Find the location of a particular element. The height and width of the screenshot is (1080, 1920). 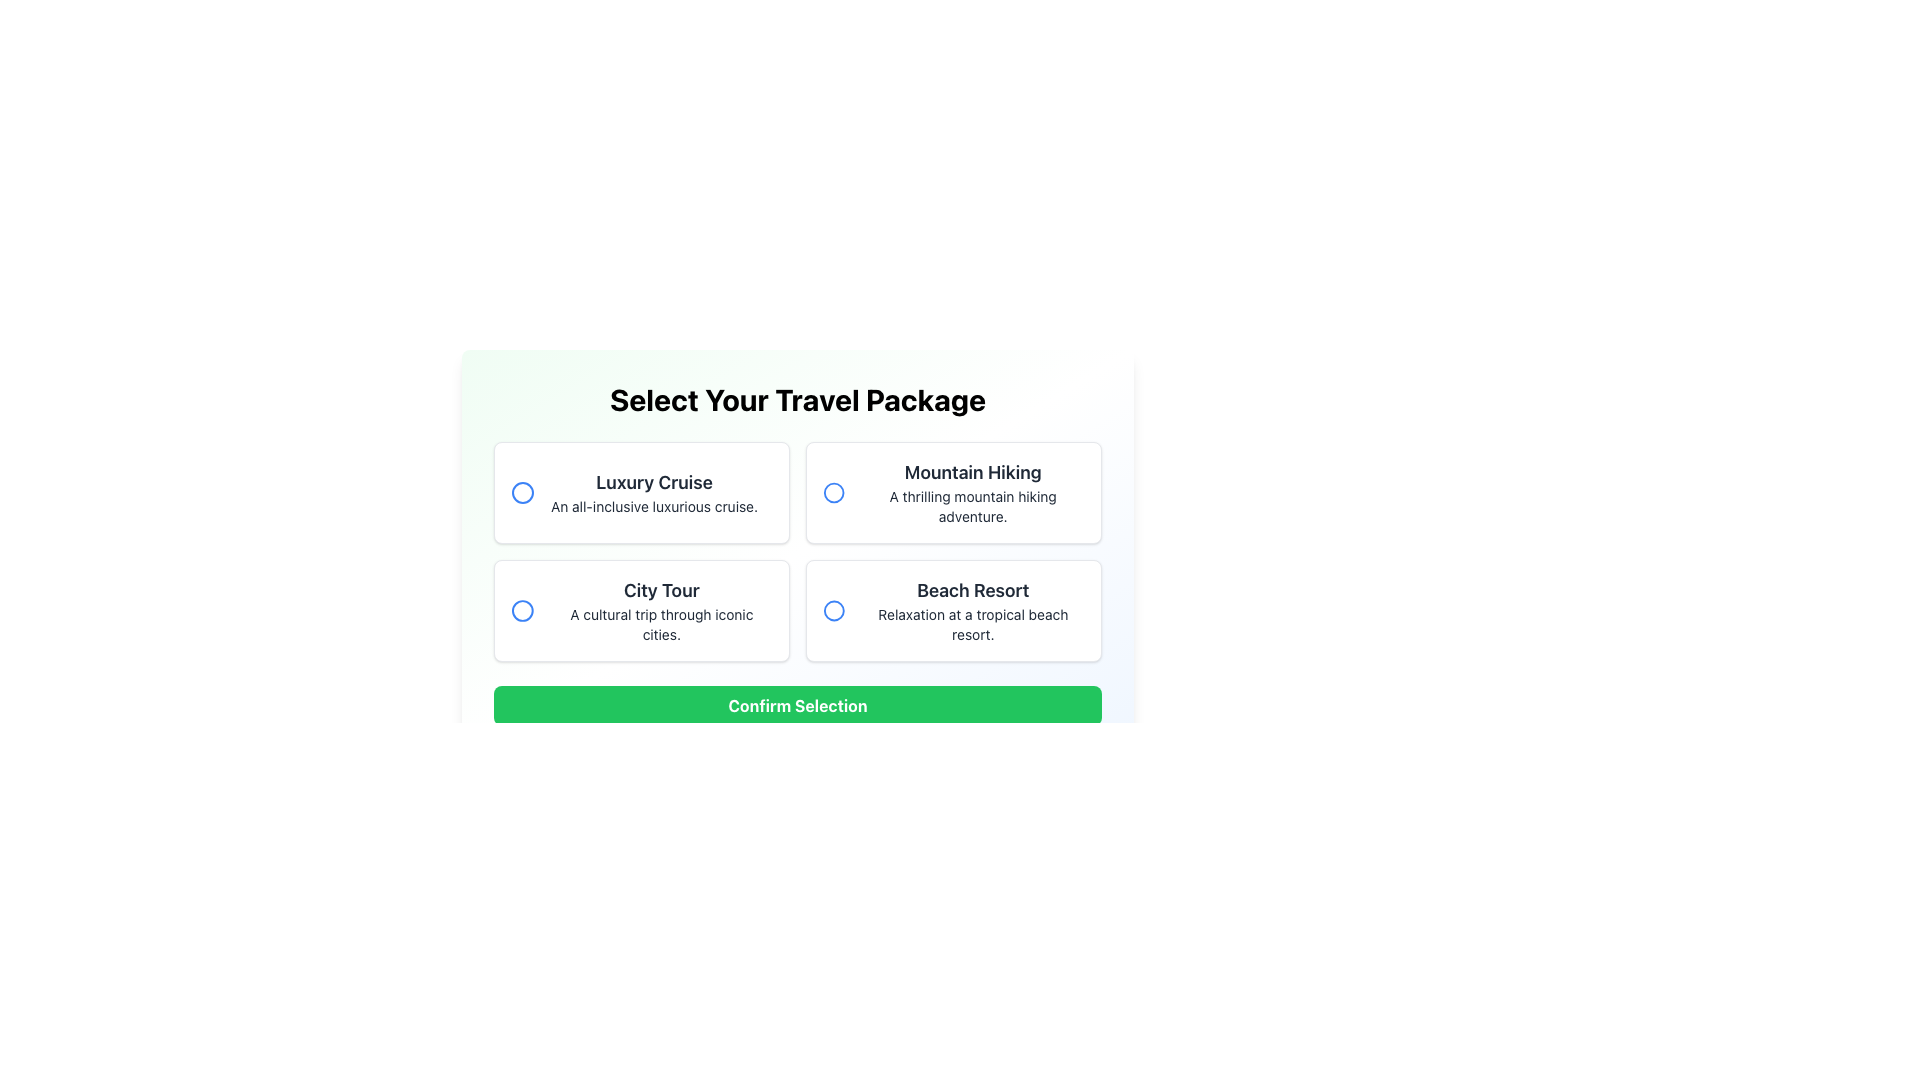

the blue circle radio button that serves as a selection indicator for the 'City Tour A cultural trip through iconic cities.' option is located at coordinates (522, 609).